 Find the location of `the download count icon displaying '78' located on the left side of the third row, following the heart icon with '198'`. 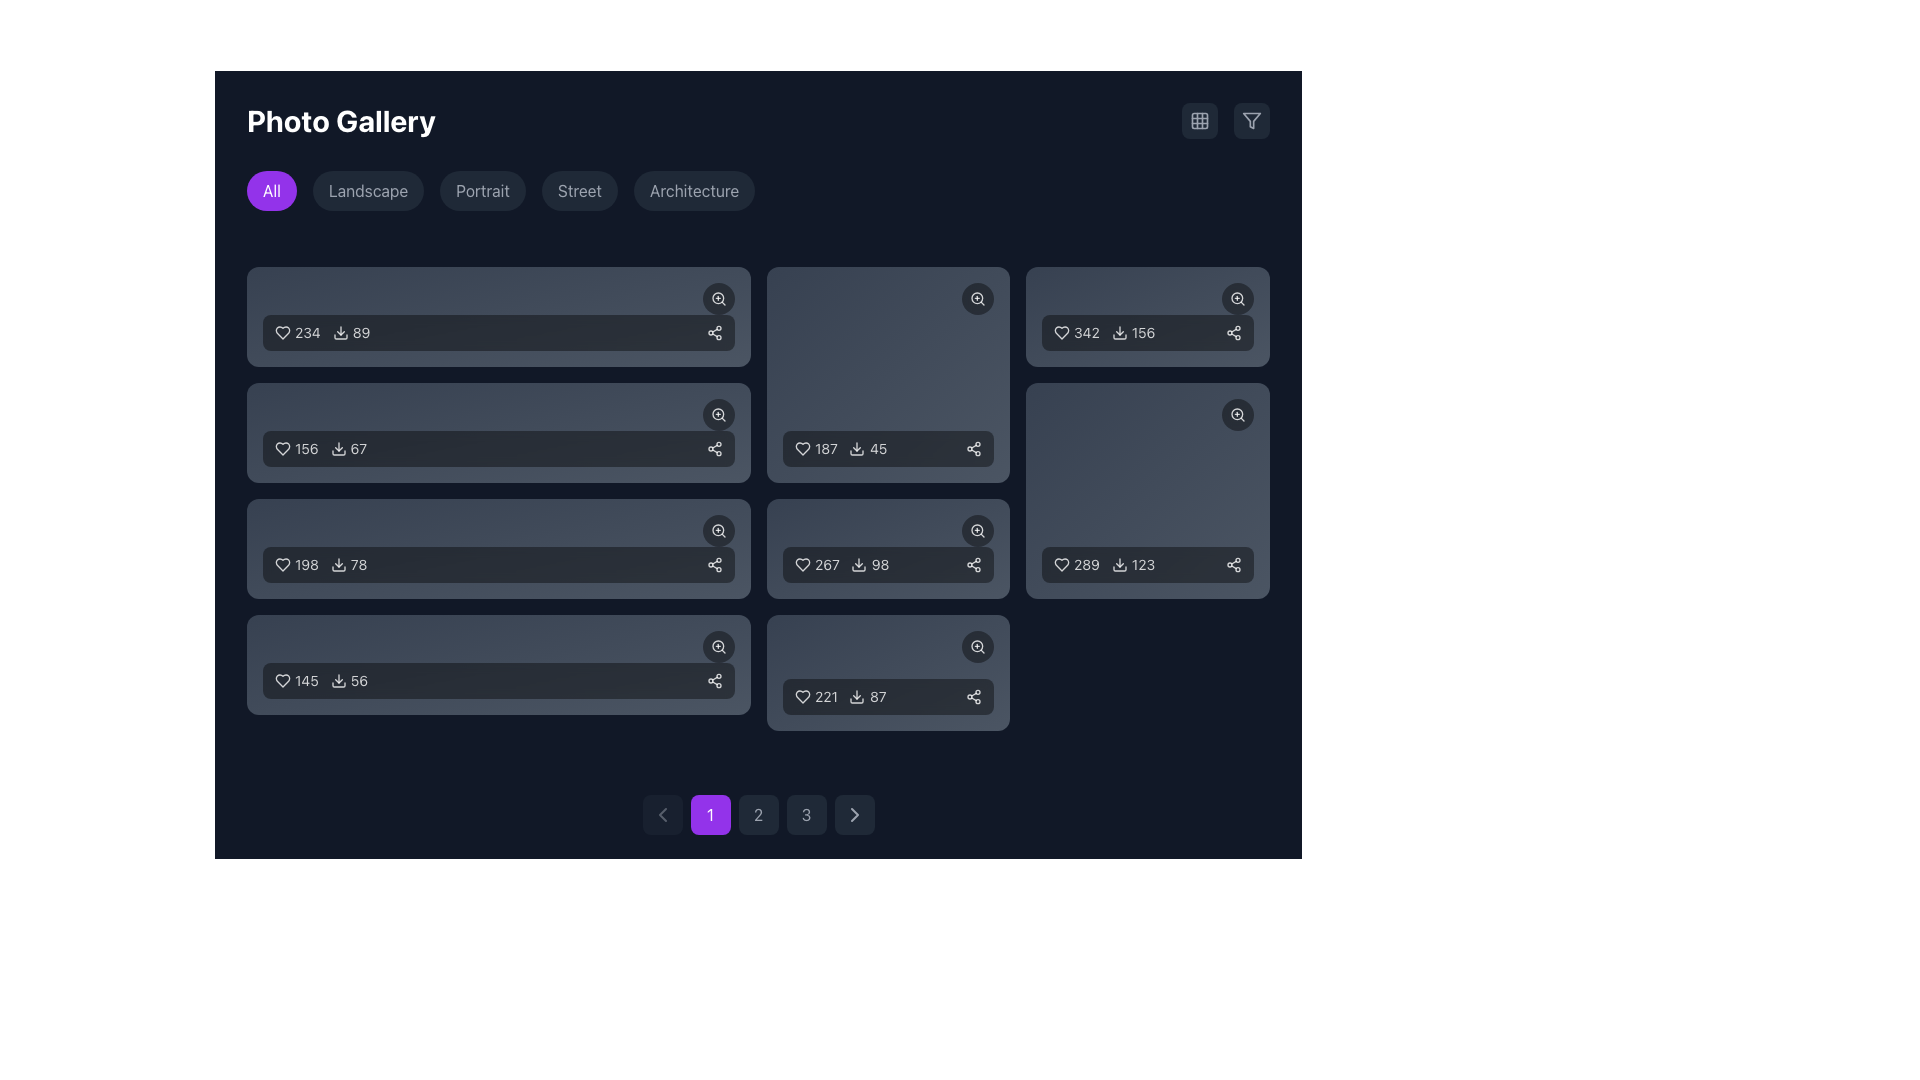

the download count icon displaying '78' located on the left side of the third row, following the heart icon with '198' is located at coordinates (349, 564).